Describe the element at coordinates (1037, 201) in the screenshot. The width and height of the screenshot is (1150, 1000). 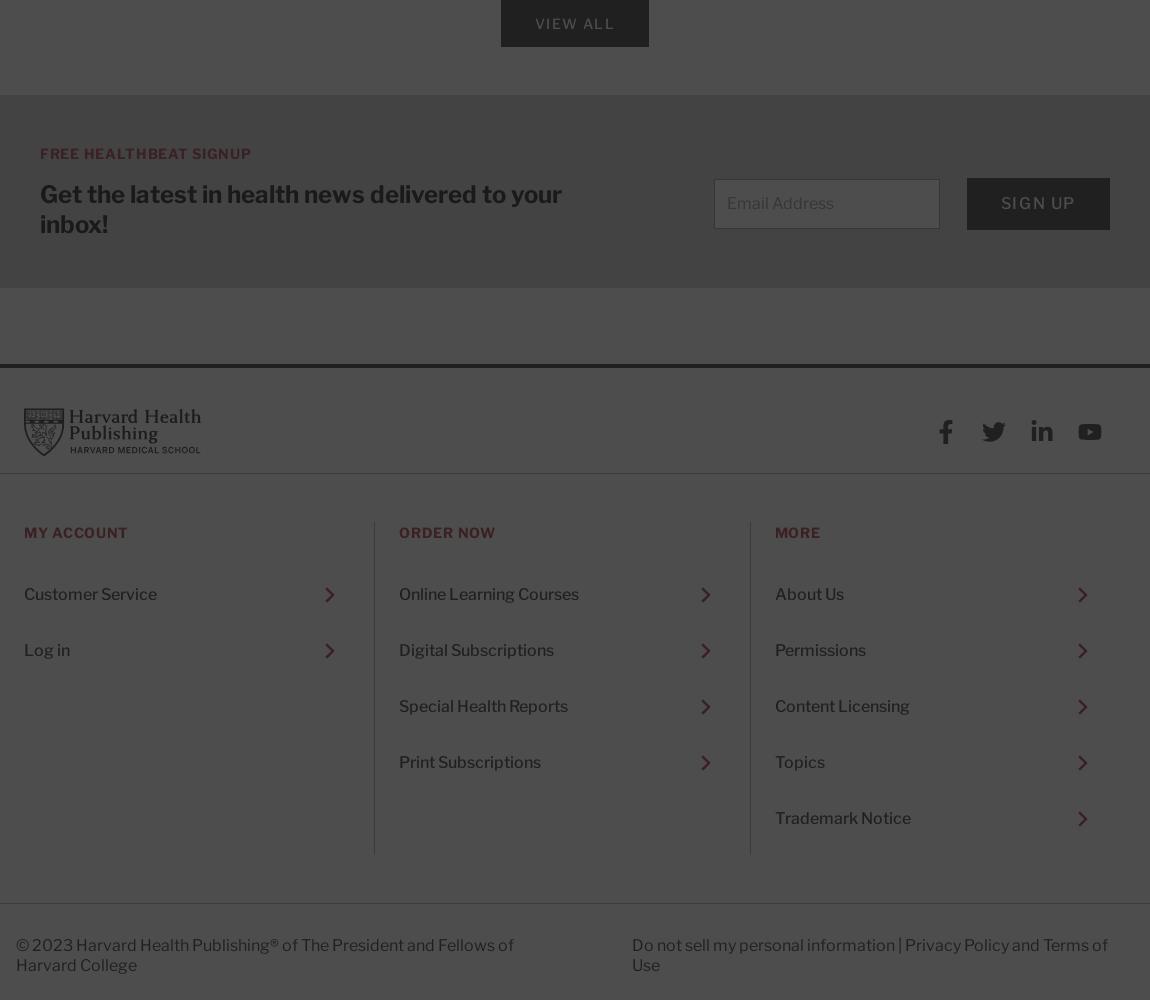
I see `'Sign Up'` at that location.